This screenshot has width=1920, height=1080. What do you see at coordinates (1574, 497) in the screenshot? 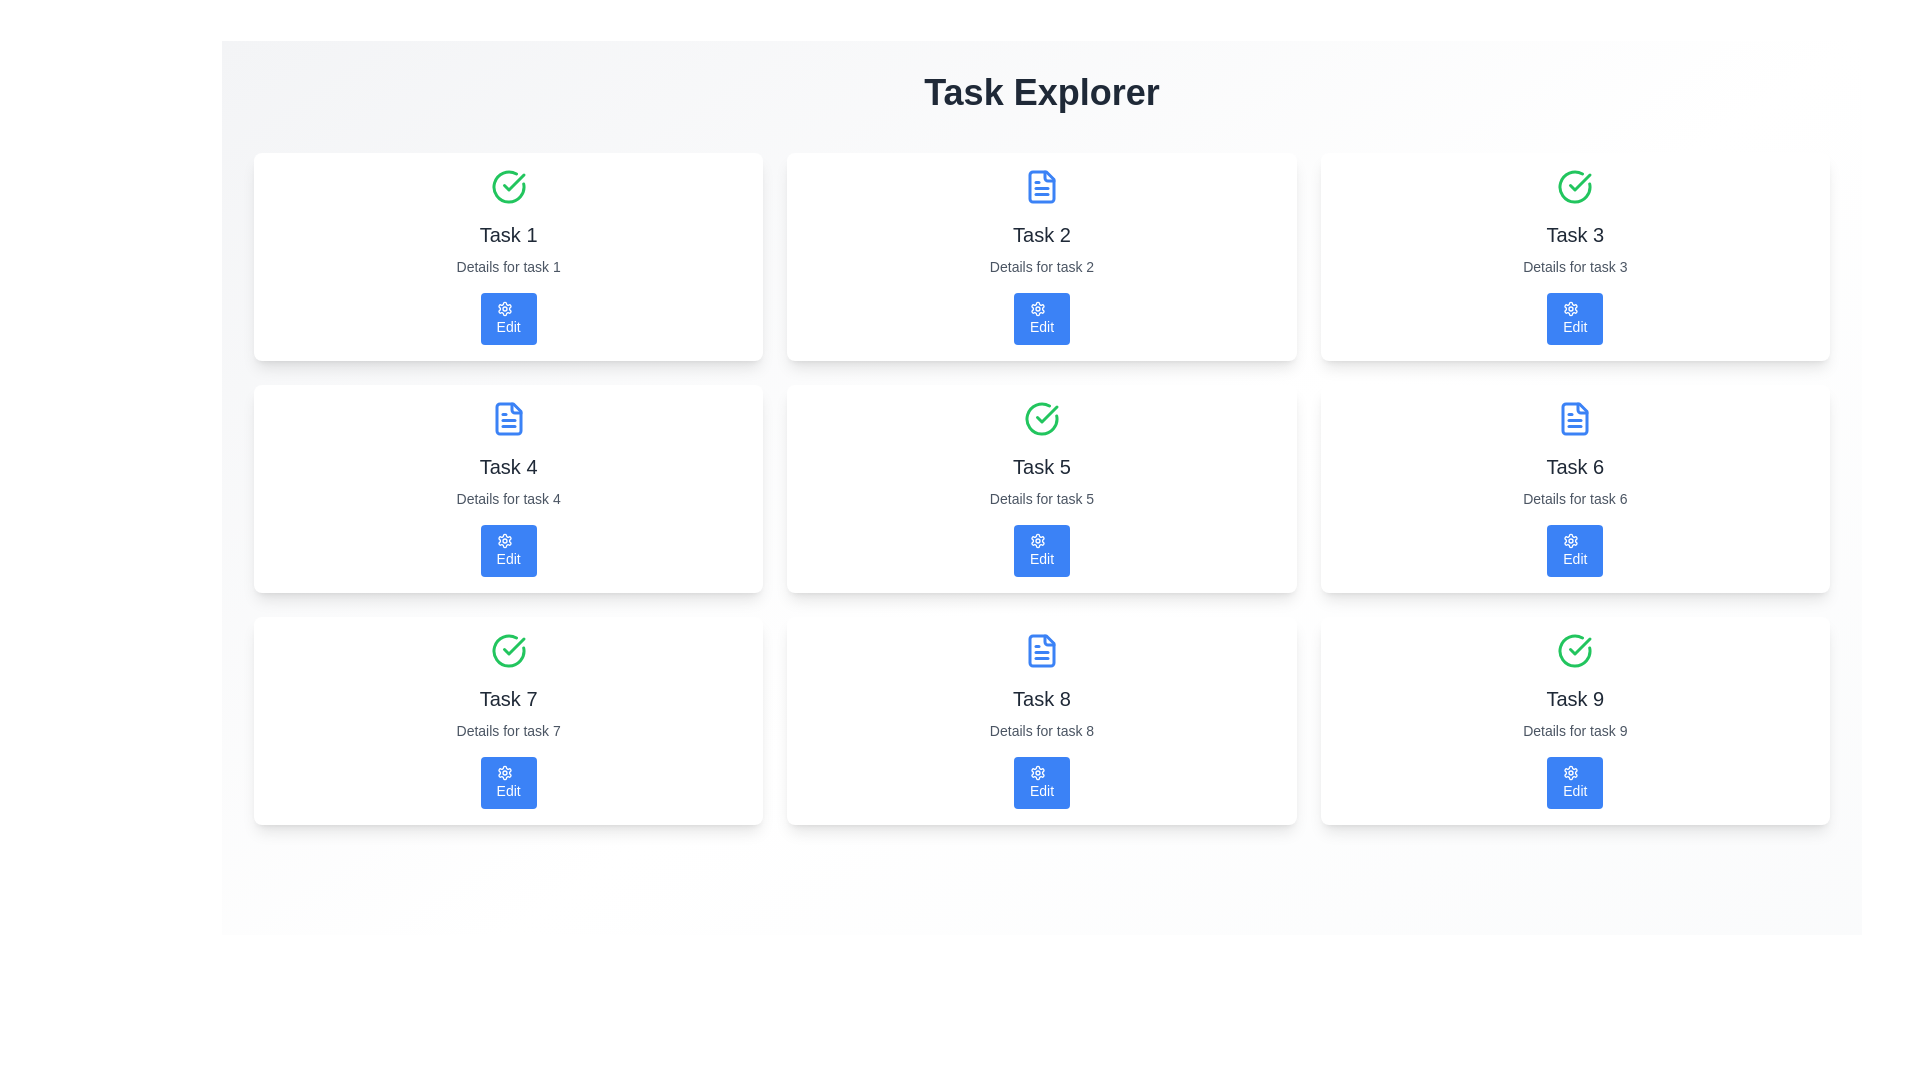
I see `the descriptive text label for 'Task 6', which is centrally located between the title 'Task 6' above it and the 'Edit' button below it` at bounding box center [1574, 497].